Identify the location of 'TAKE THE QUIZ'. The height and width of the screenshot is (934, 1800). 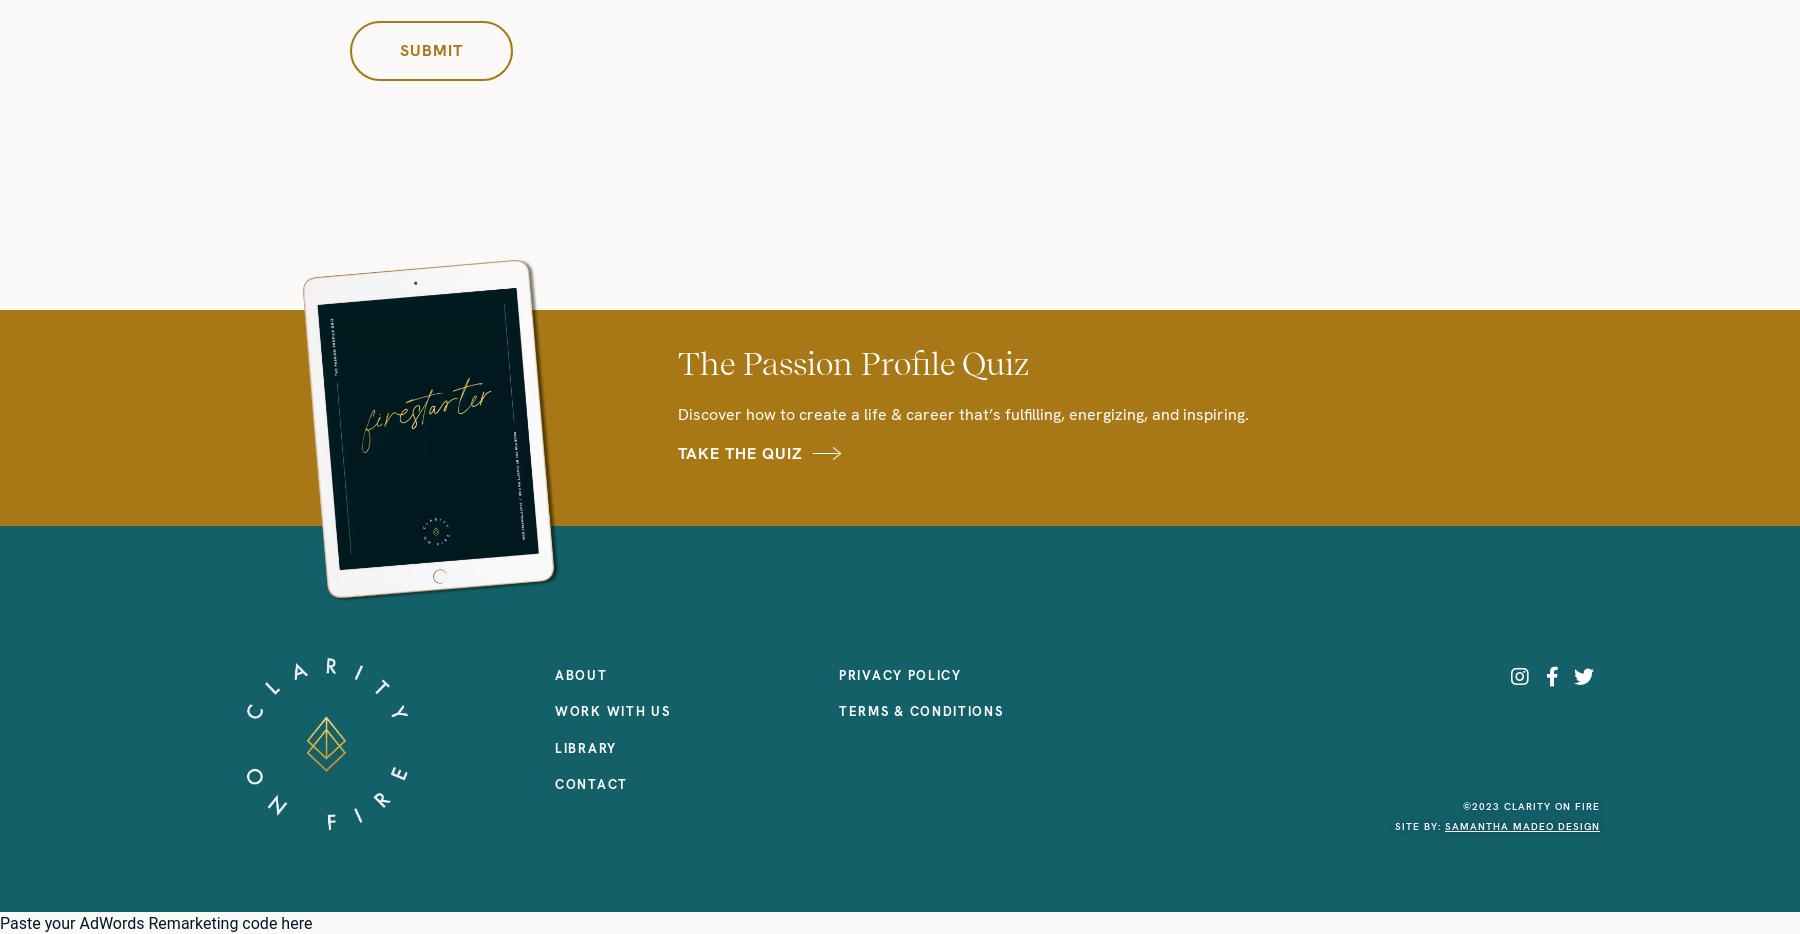
(739, 452).